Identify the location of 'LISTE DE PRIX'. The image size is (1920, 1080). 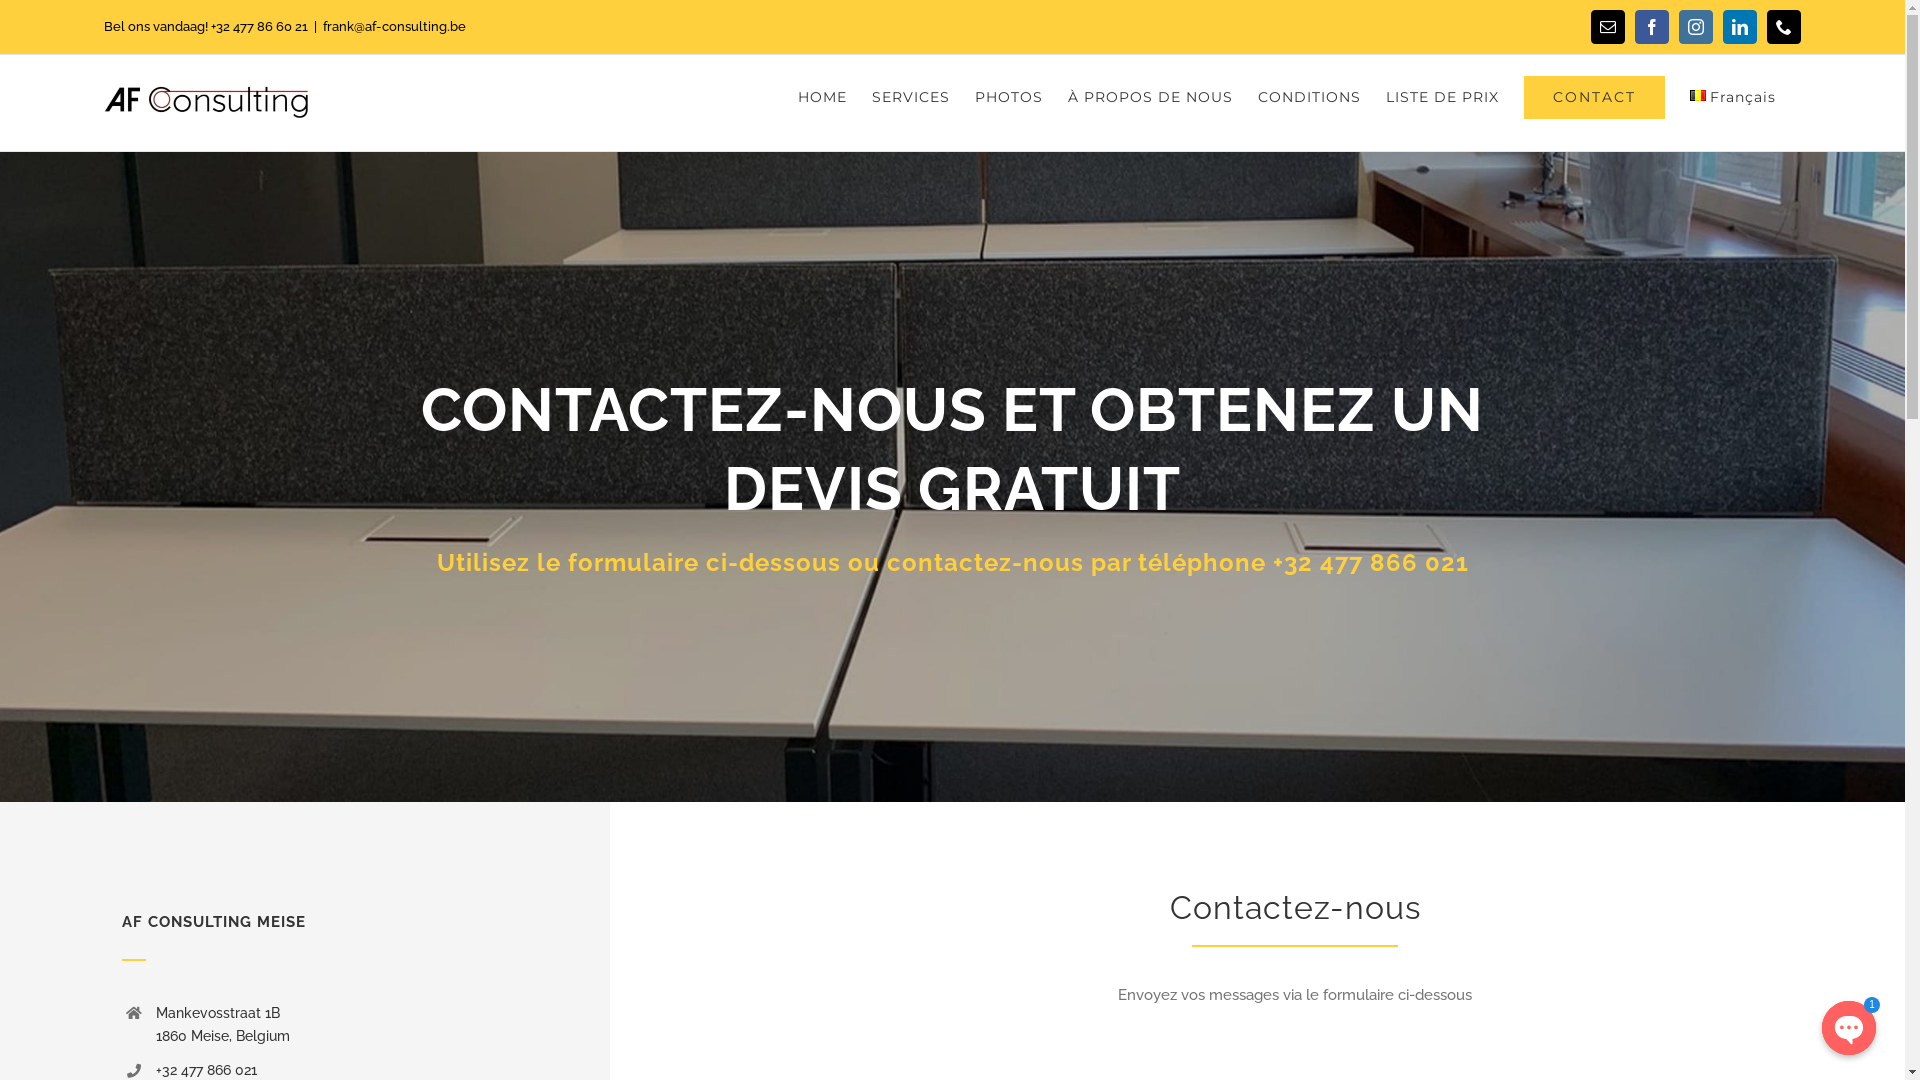
(1442, 96).